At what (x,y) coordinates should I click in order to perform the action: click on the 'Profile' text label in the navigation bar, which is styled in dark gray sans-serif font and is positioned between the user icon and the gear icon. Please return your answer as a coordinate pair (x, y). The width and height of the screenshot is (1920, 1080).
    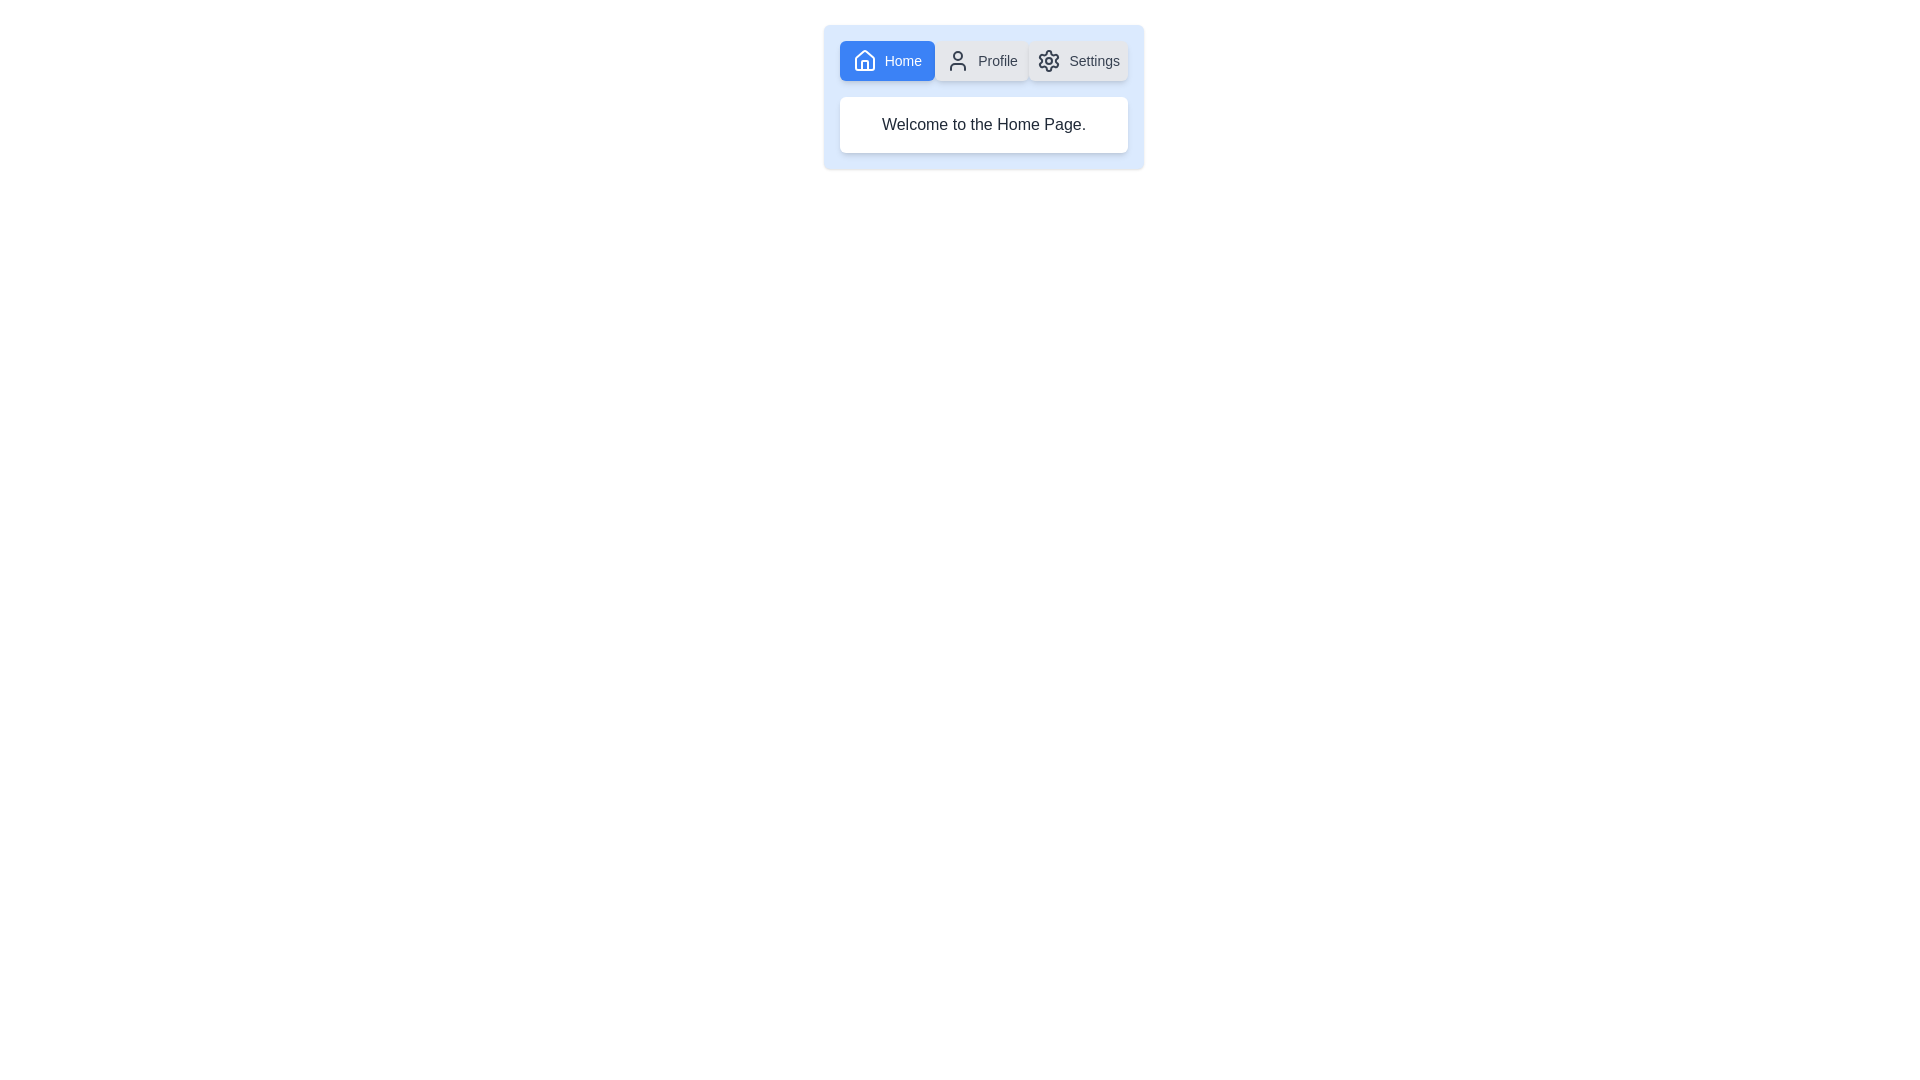
    Looking at the image, I should click on (998, 60).